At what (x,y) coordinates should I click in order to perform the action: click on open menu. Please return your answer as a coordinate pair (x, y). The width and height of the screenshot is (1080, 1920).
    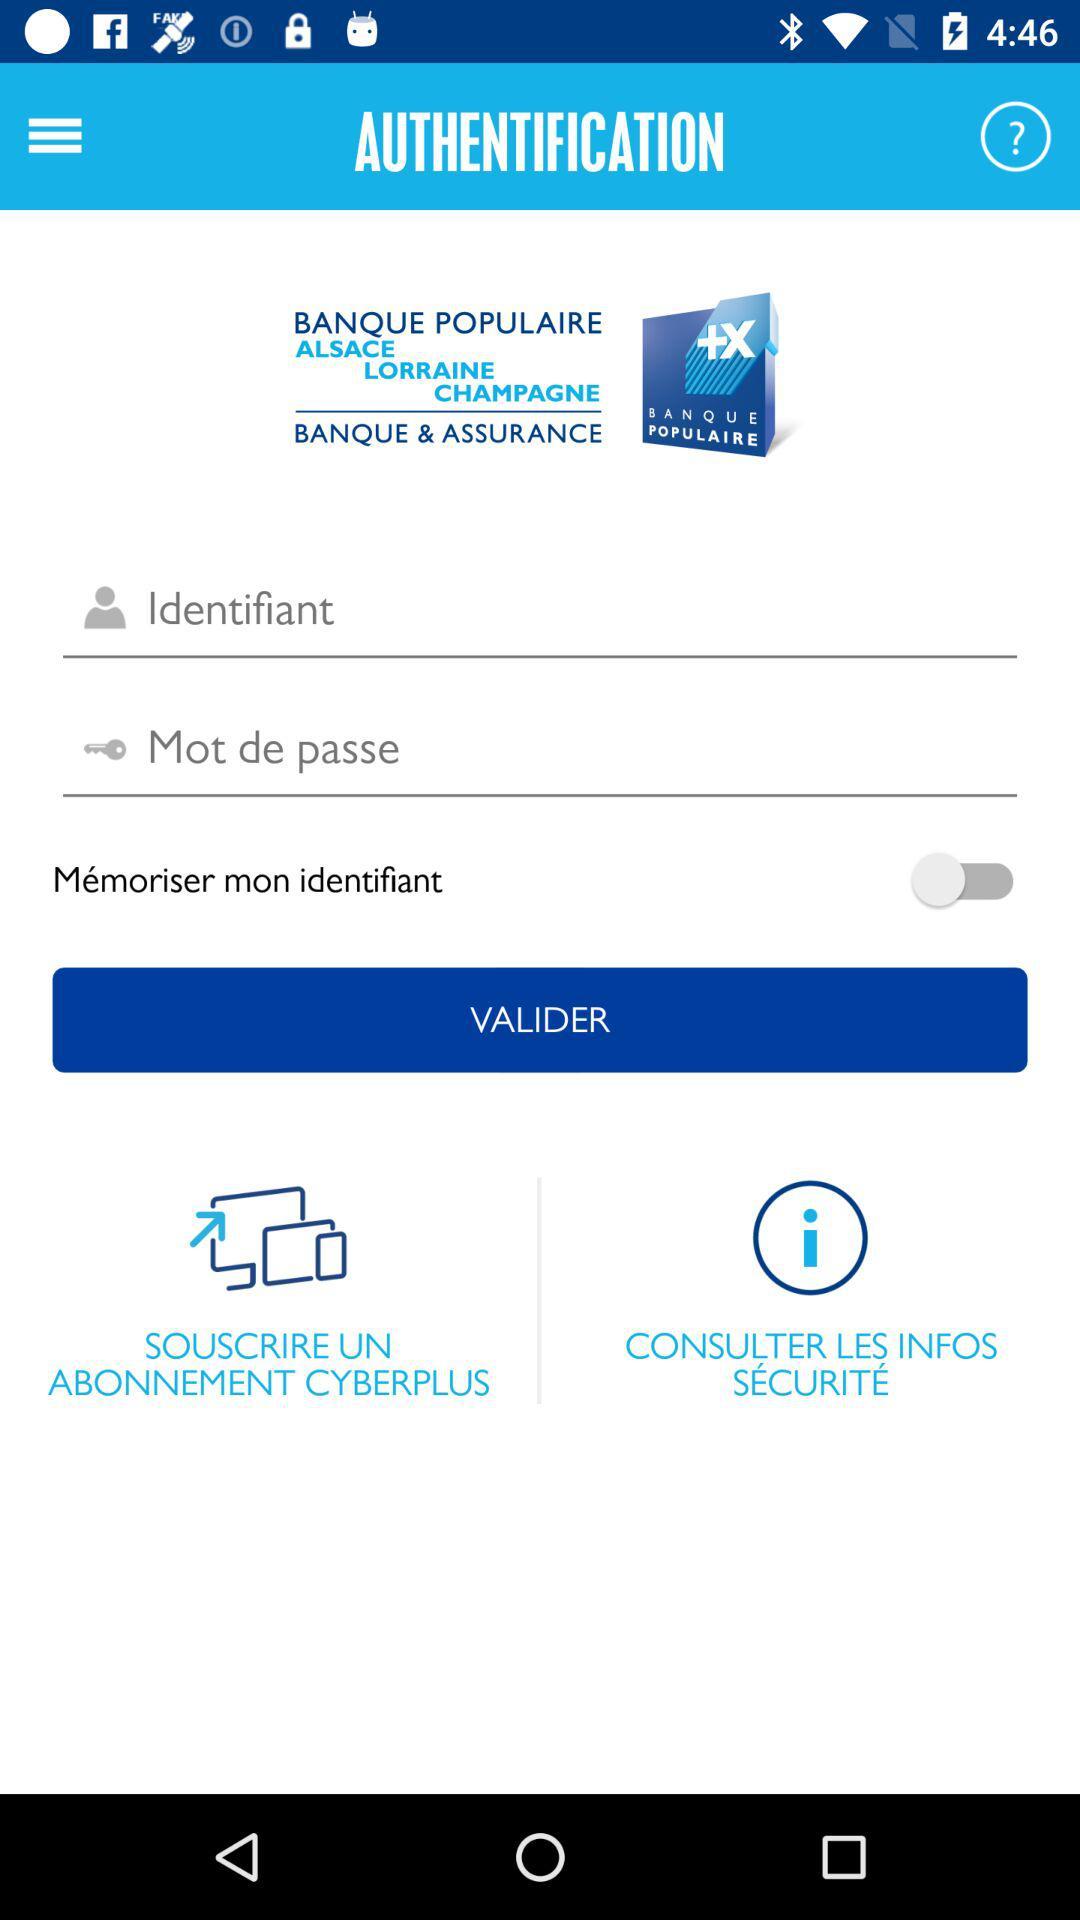
    Looking at the image, I should click on (54, 135).